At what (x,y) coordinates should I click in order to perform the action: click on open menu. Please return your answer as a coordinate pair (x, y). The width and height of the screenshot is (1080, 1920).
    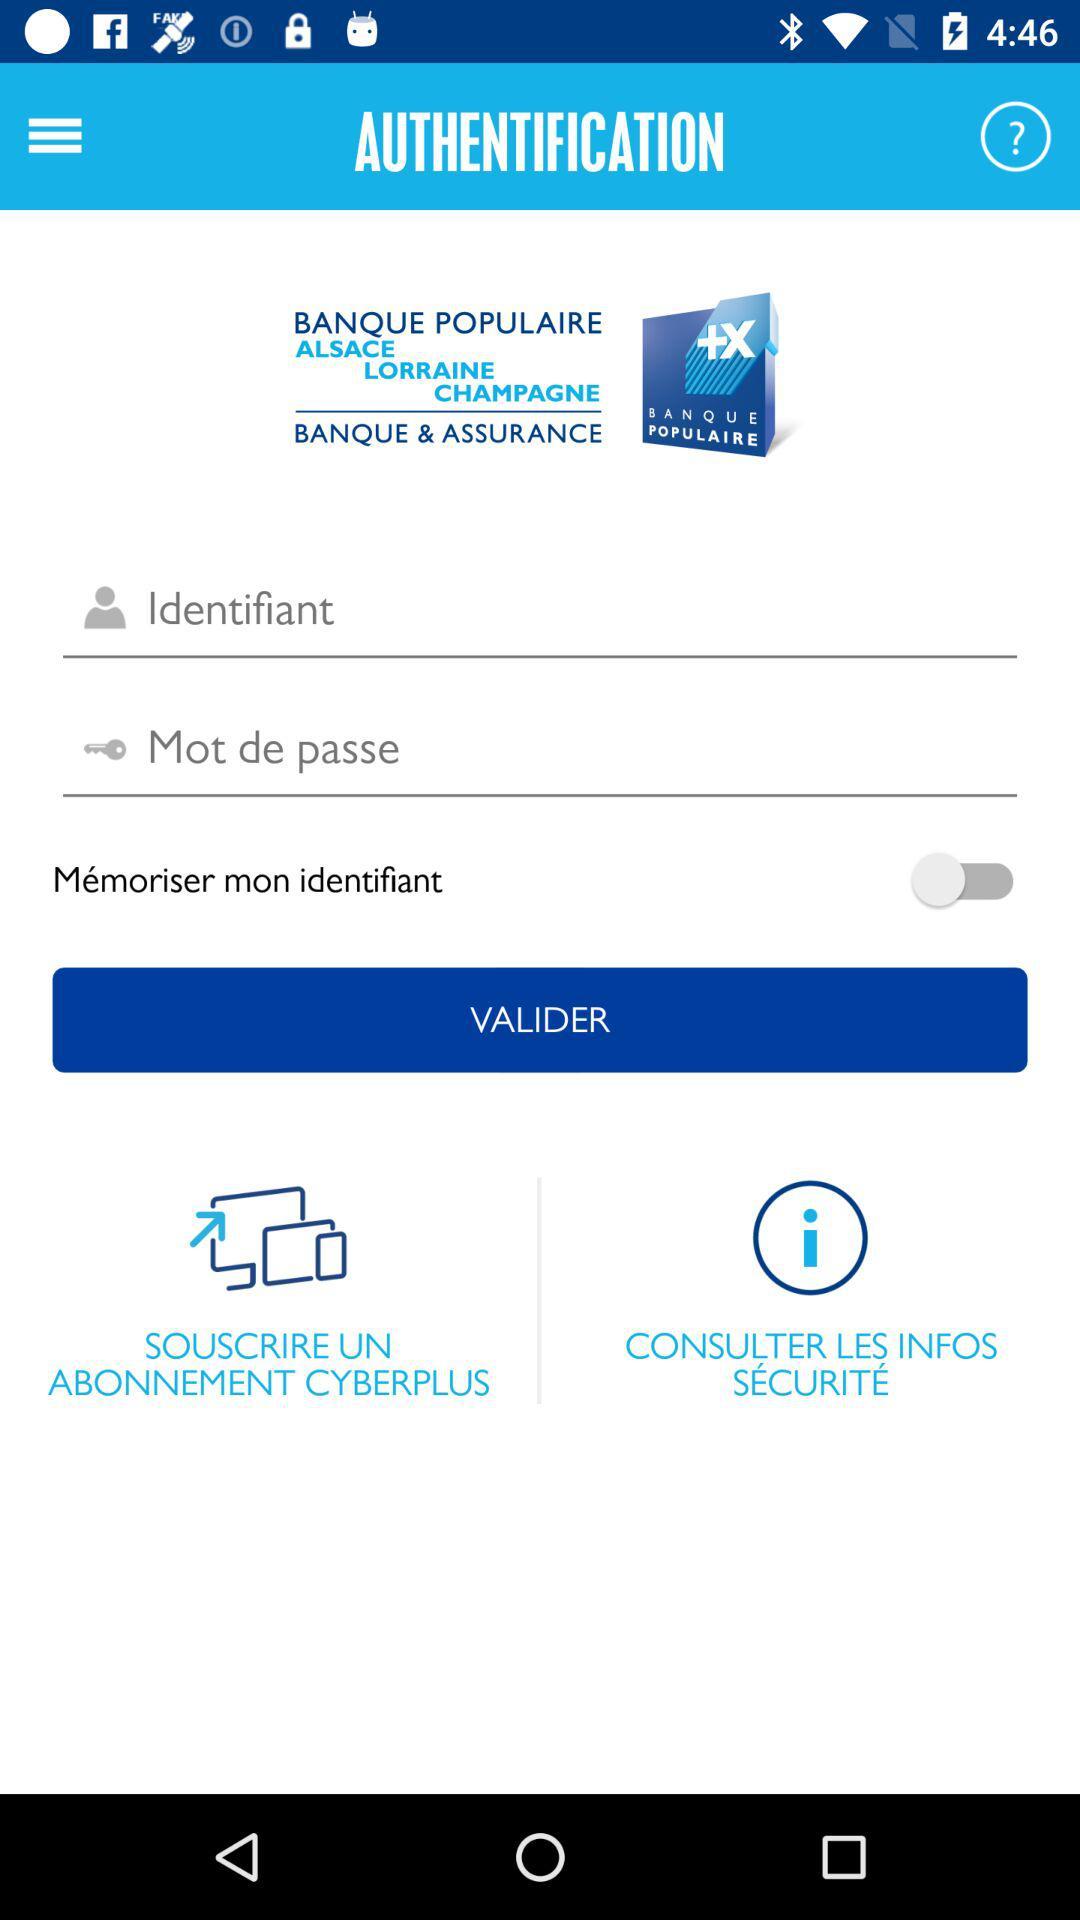
    Looking at the image, I should click on (54, 135).